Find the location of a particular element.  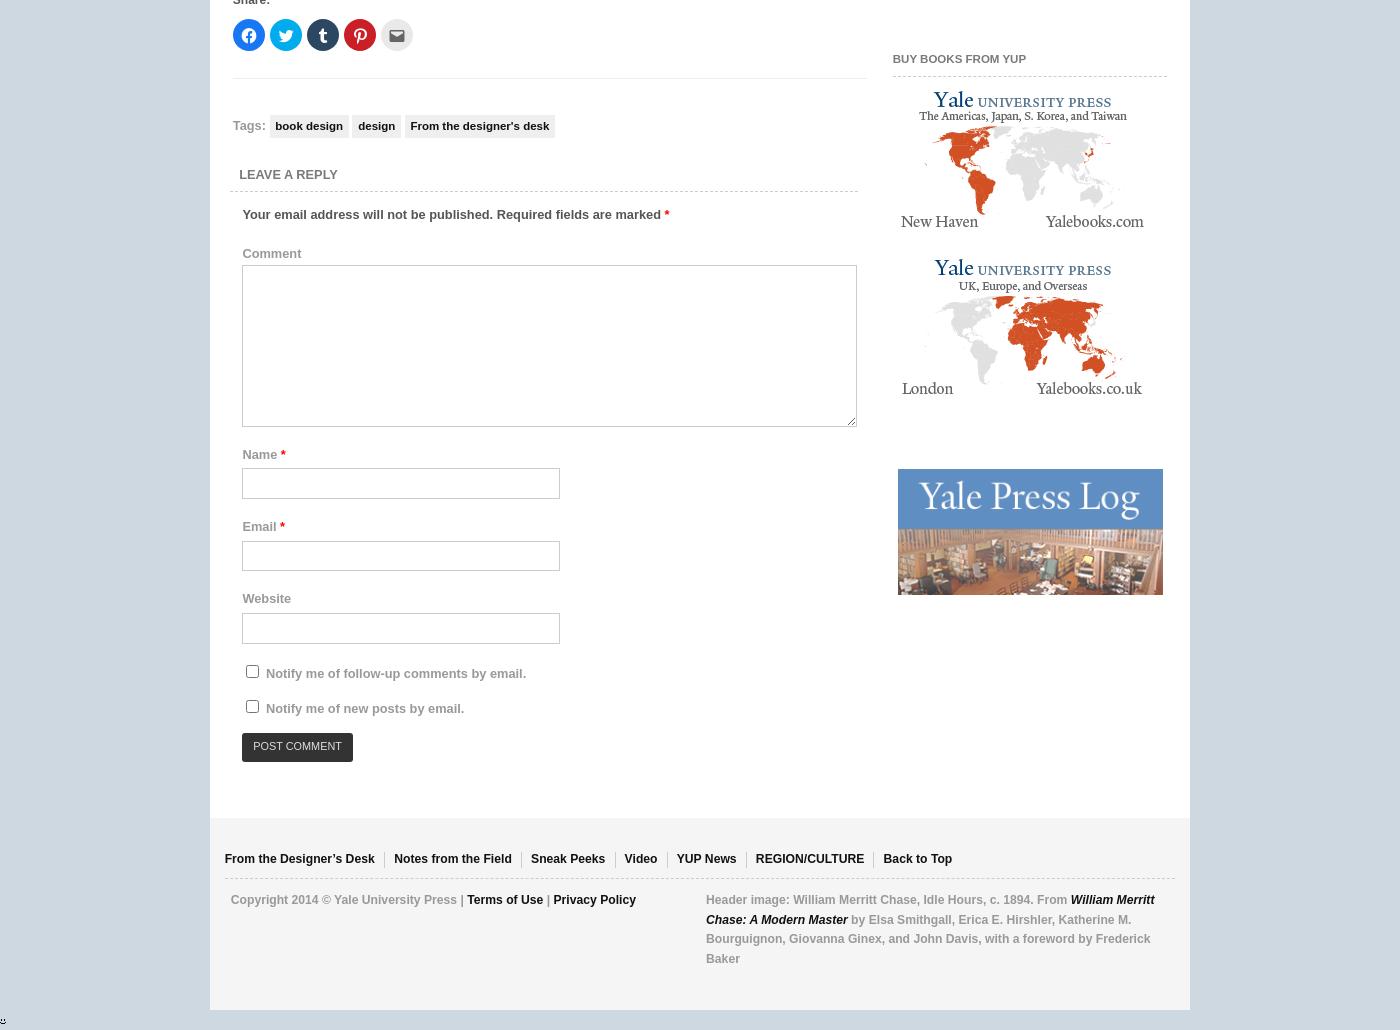

'Notify me of follow-up comments by email.' is located at coordinates (395, 671).